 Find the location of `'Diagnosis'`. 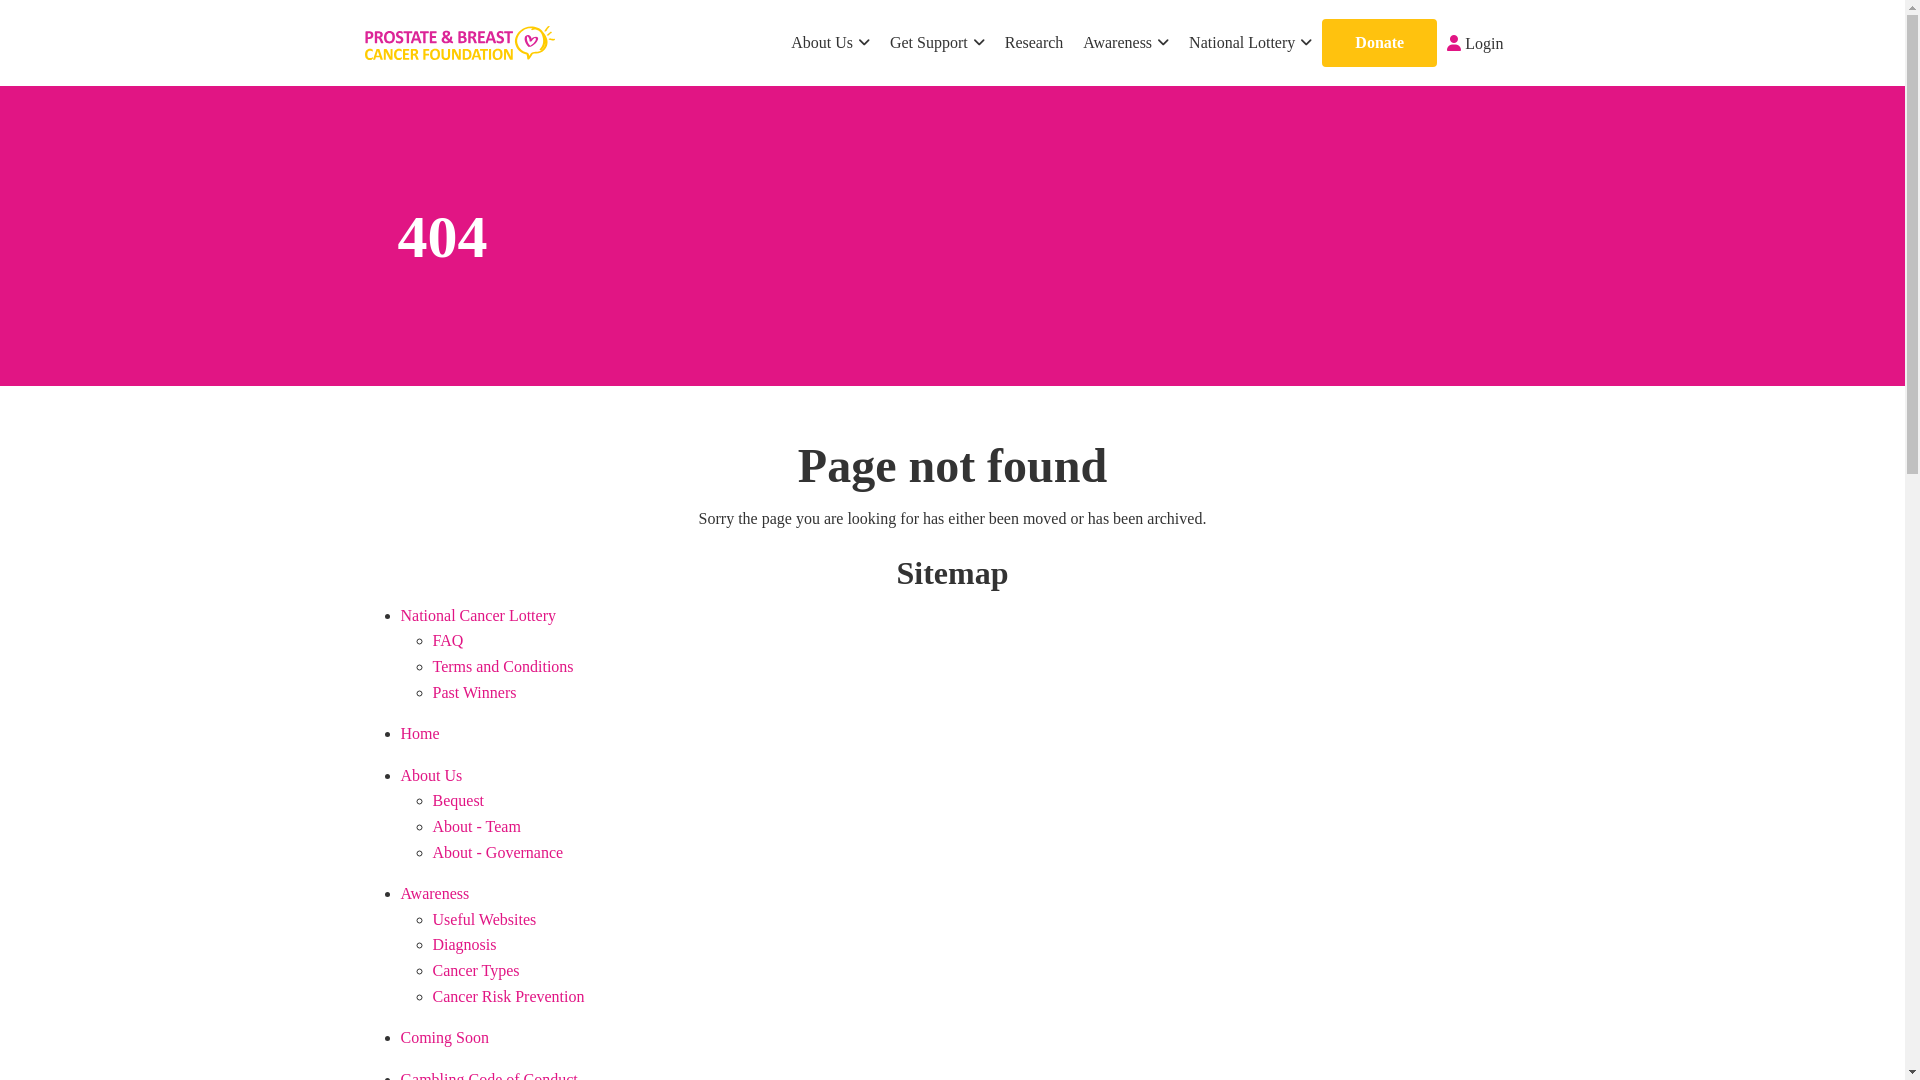

'Diagnosis' is located at coordinates (463, 944).